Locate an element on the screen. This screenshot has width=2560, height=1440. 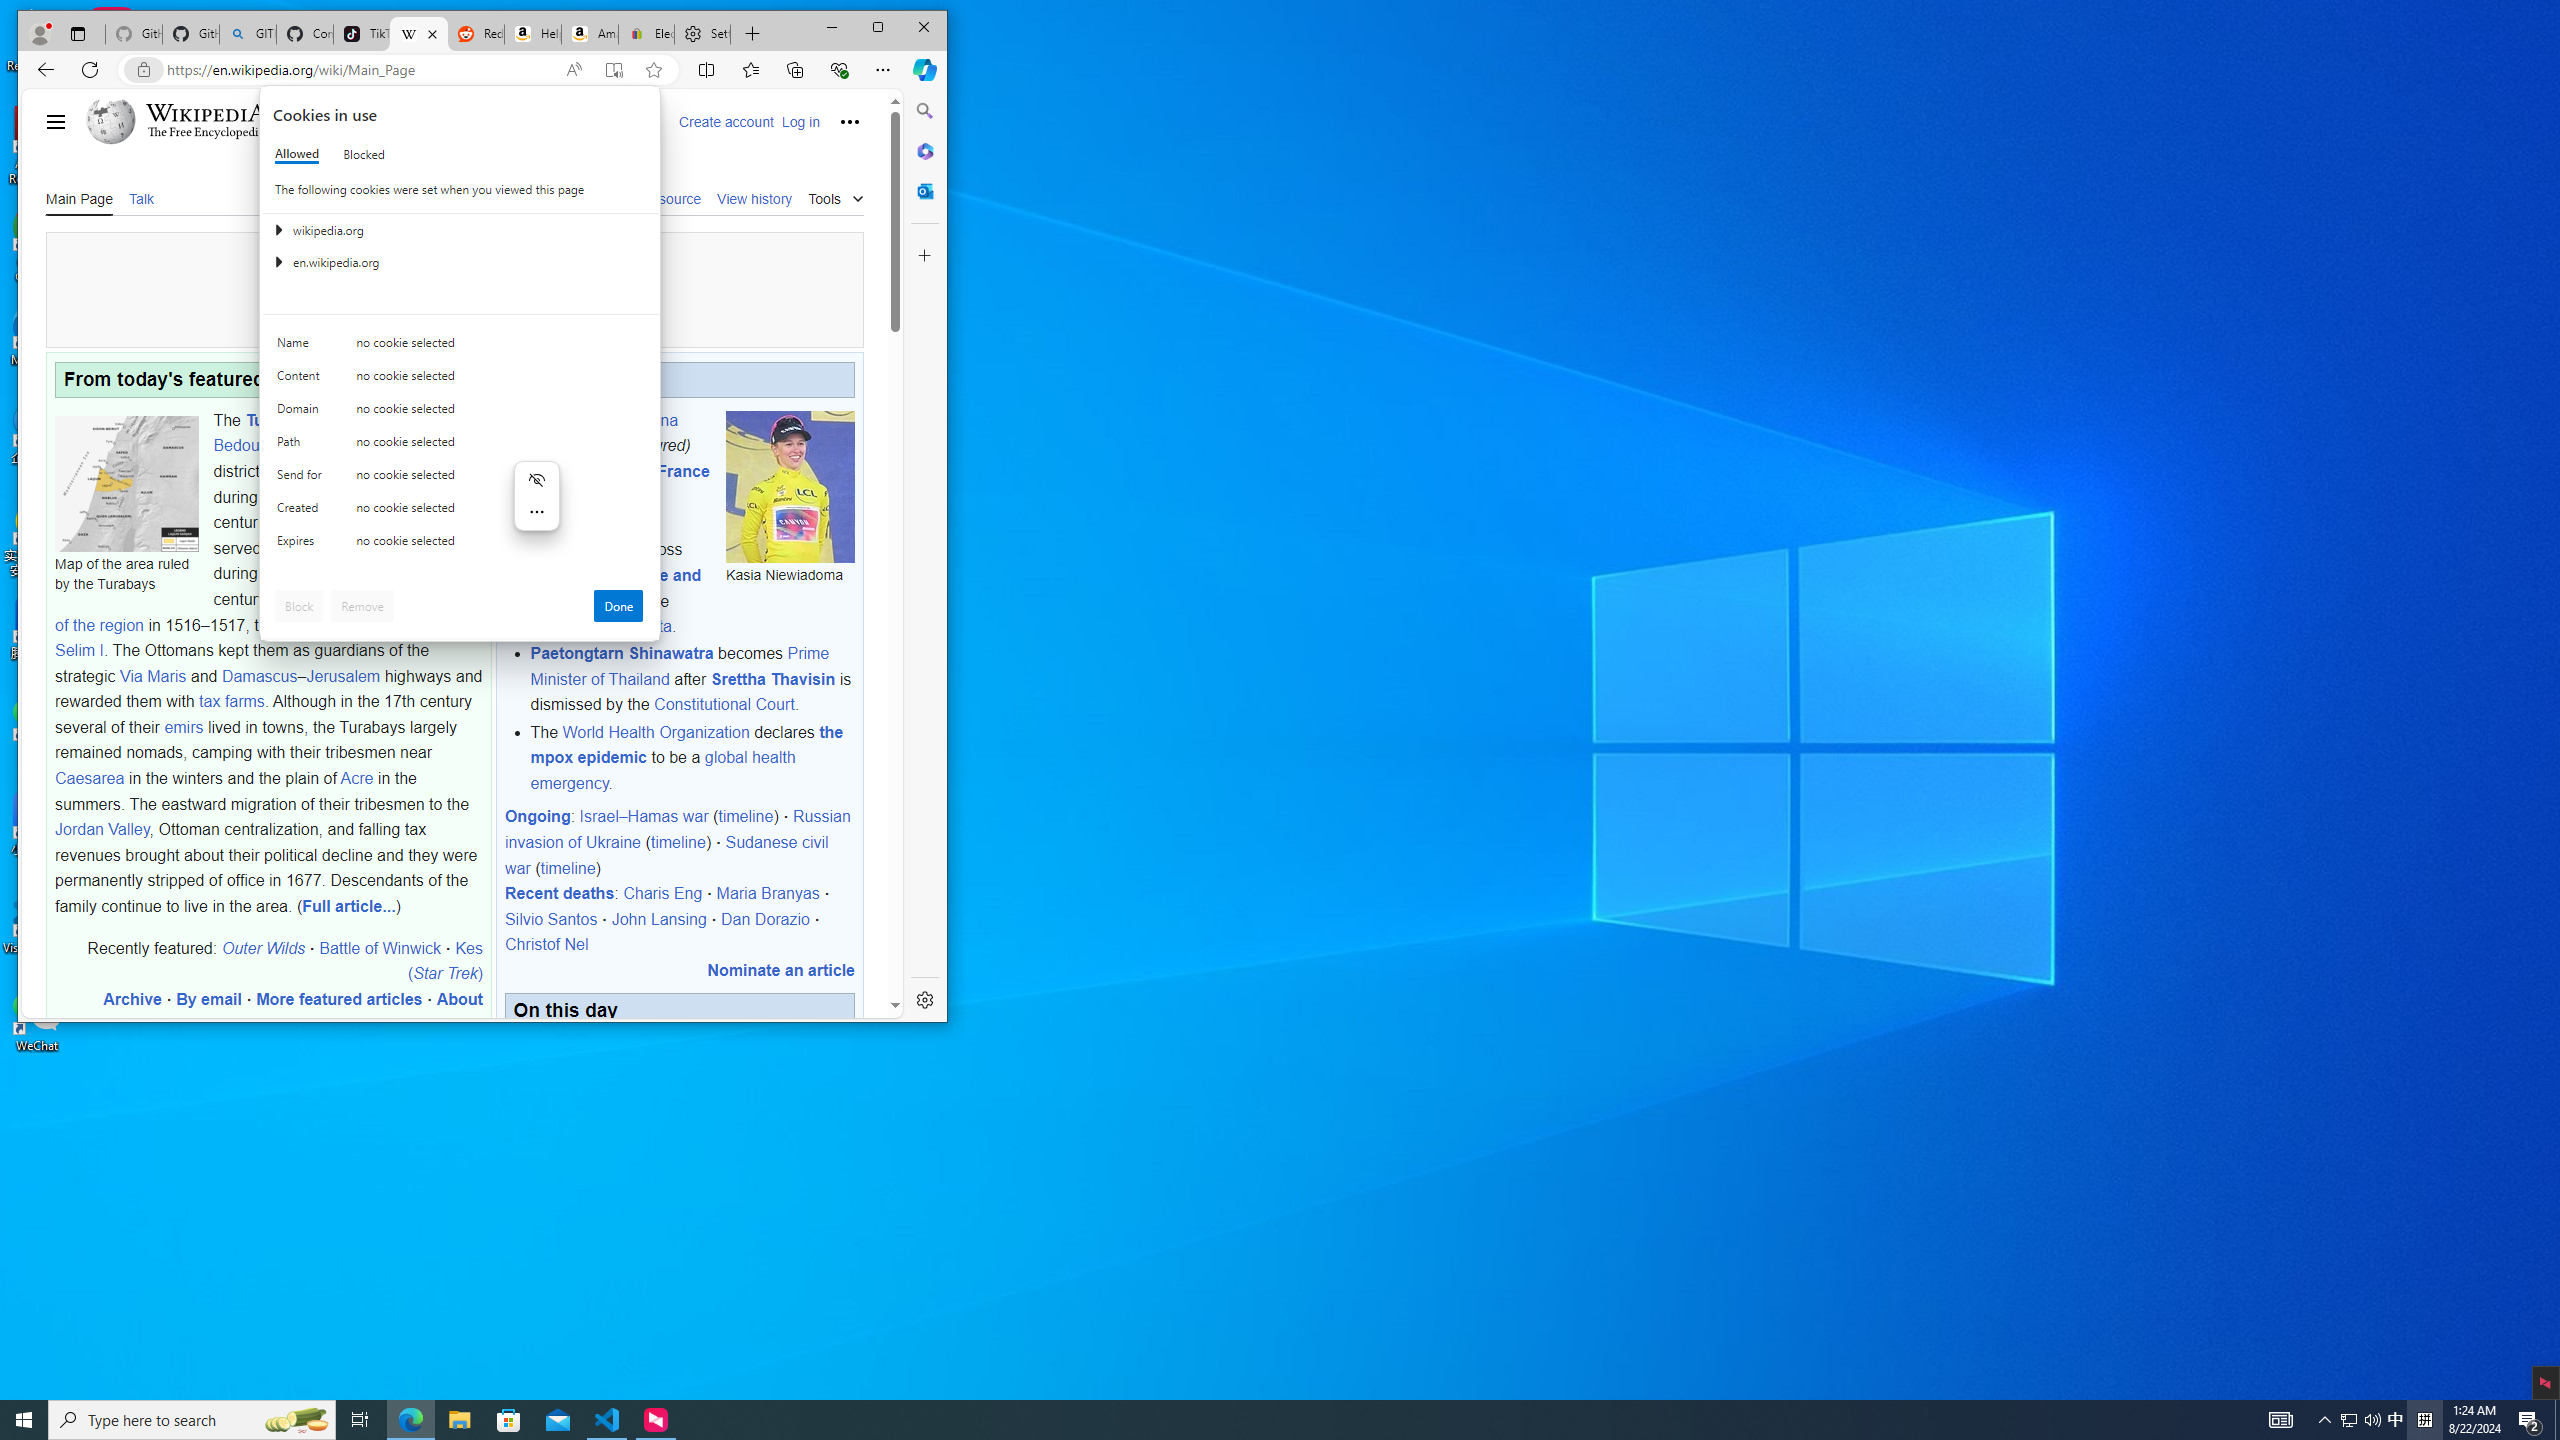
'Blocked' is located at coordinates (362, 153).